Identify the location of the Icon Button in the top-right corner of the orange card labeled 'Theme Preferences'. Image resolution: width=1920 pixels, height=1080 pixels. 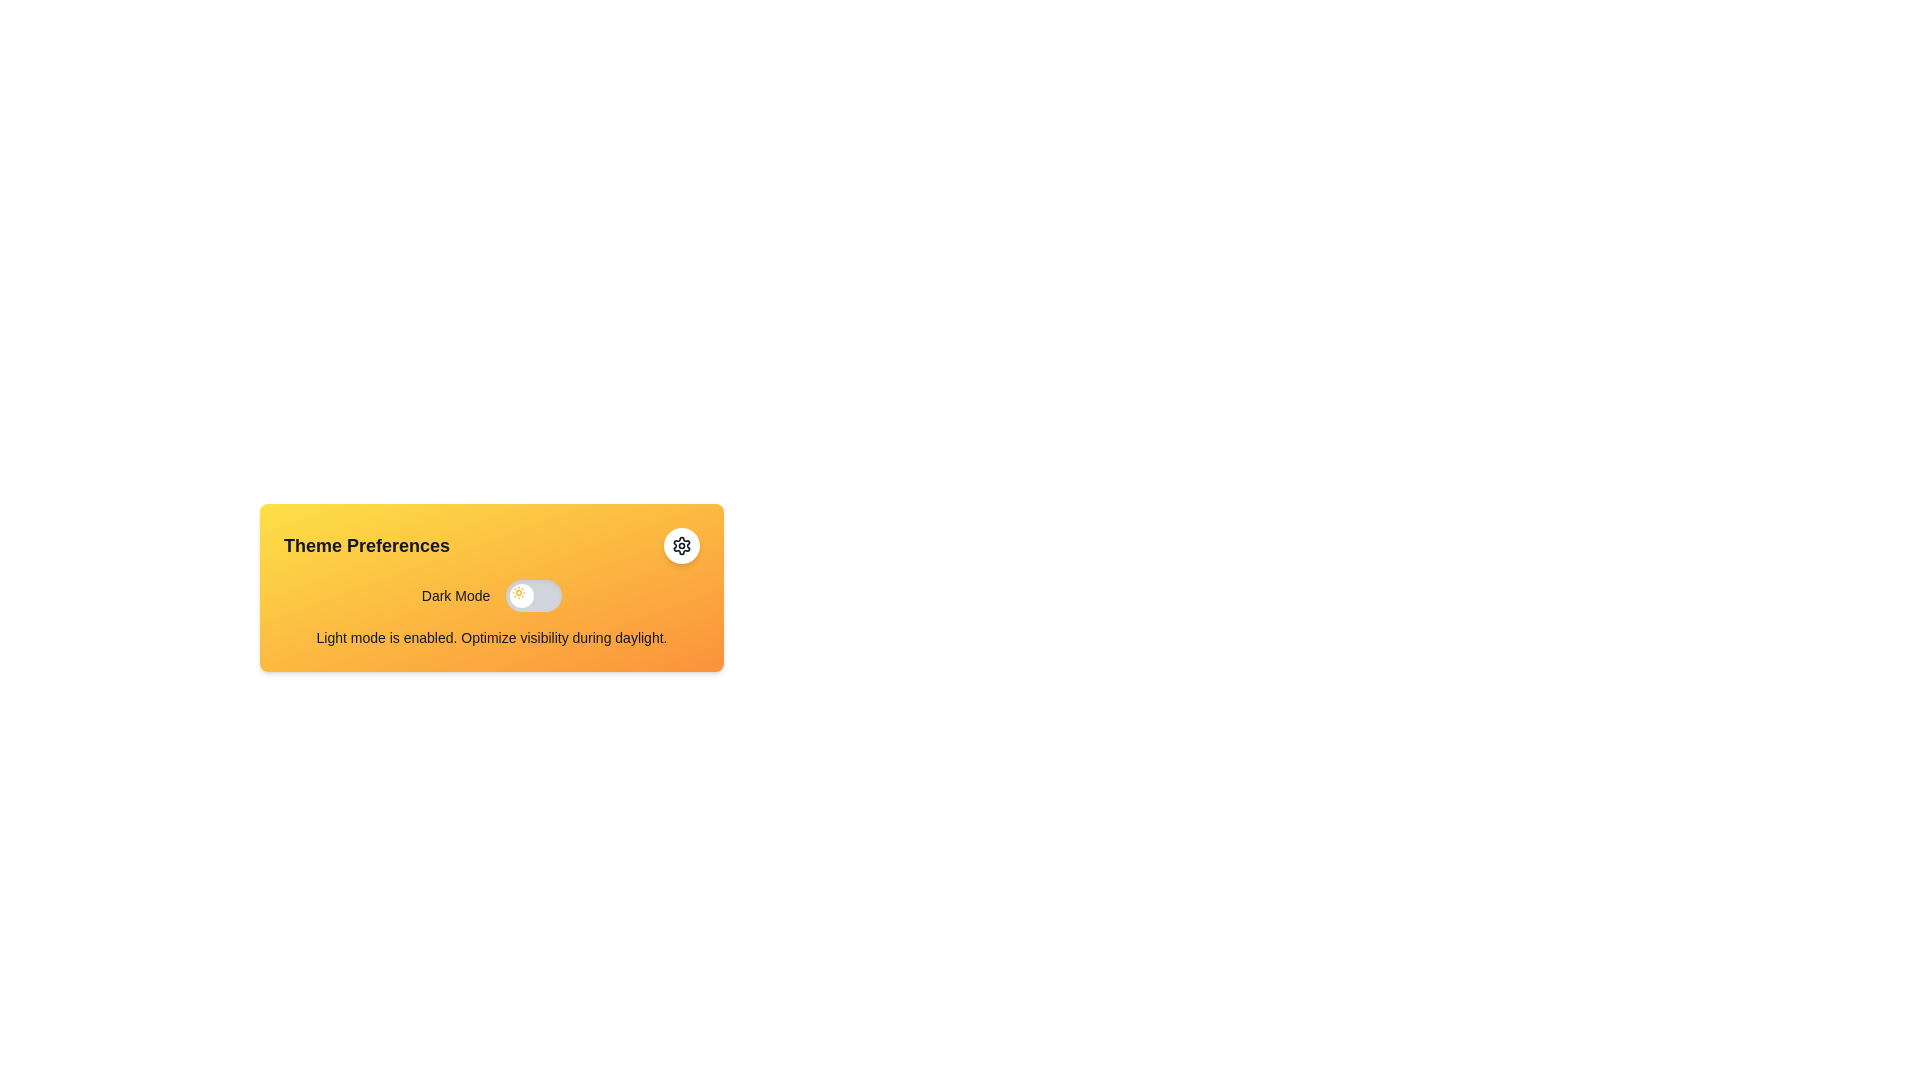
(681, 546).